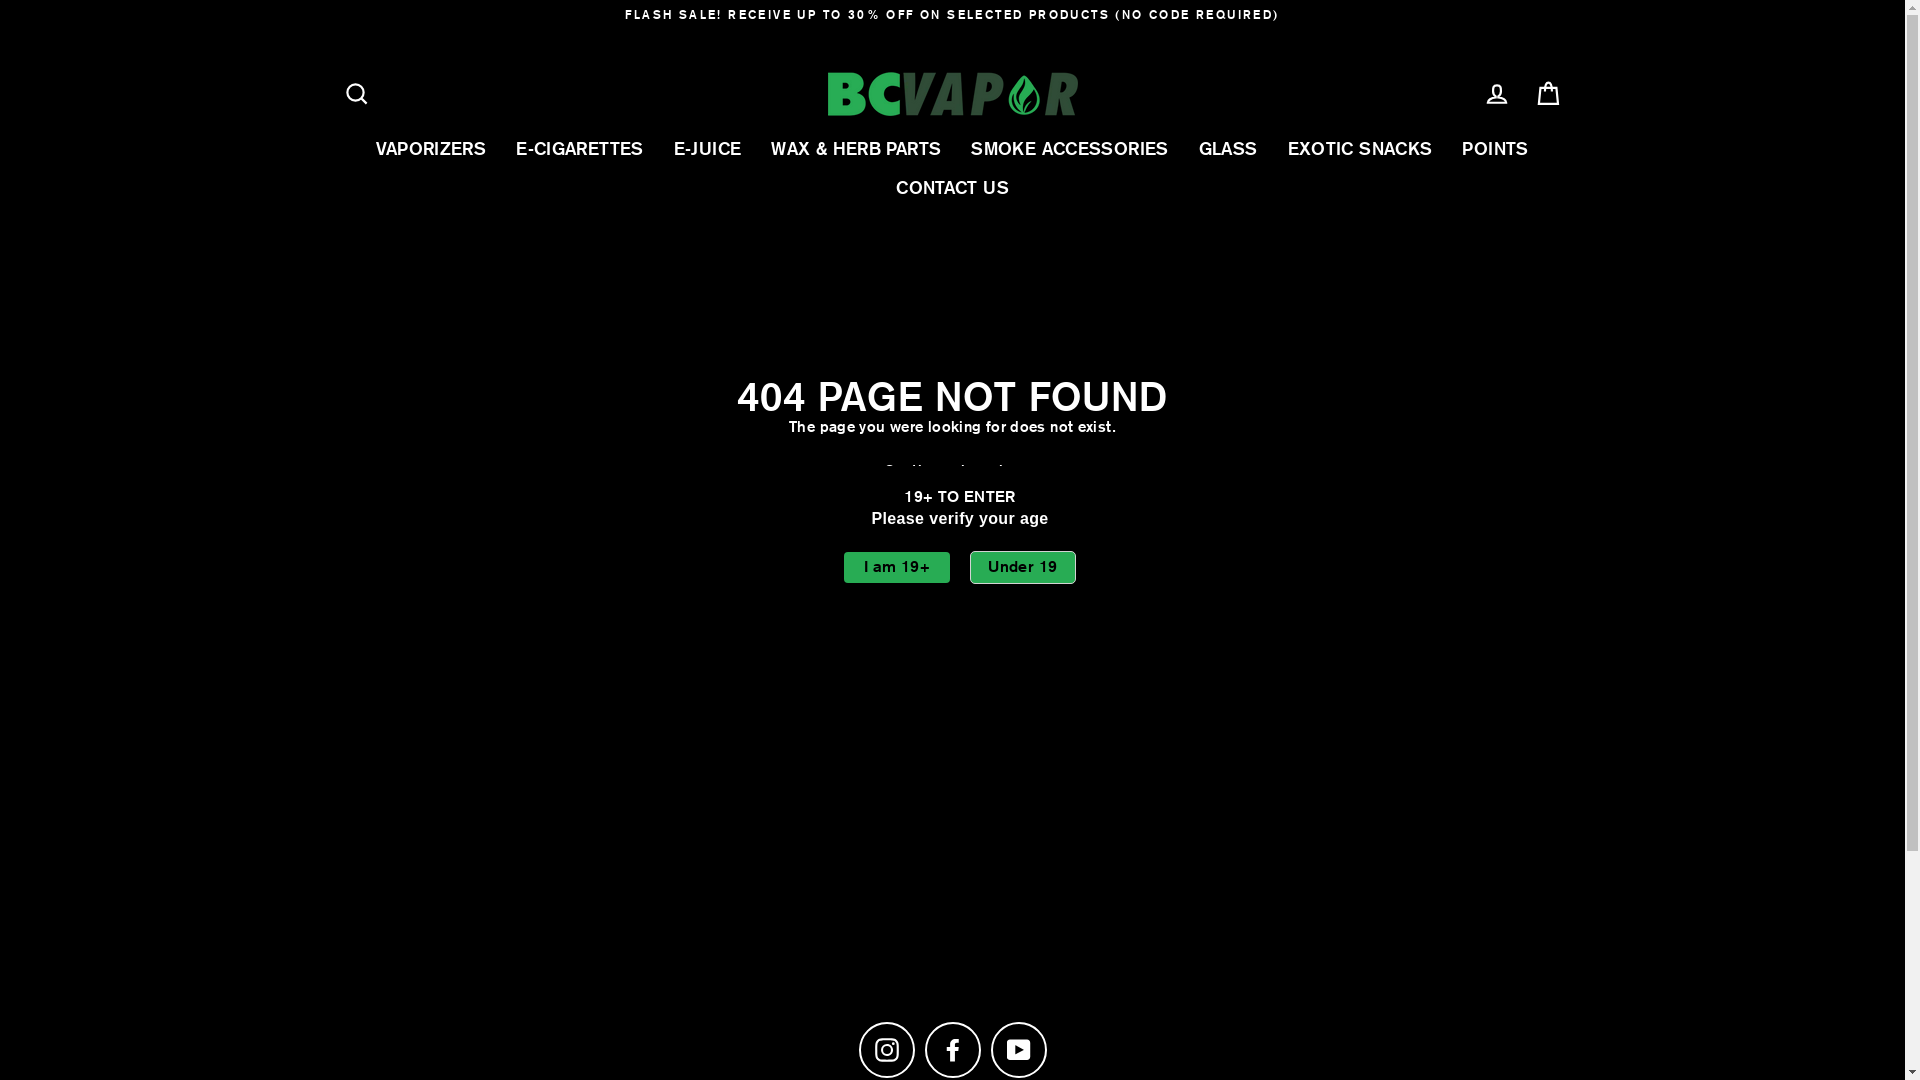 The width and height of the screenshot is (1920, 1080). What do you see at coordinates (0, 0) in the screenshot?
I see `'Skip to content'` at bounding box center [0, 0].